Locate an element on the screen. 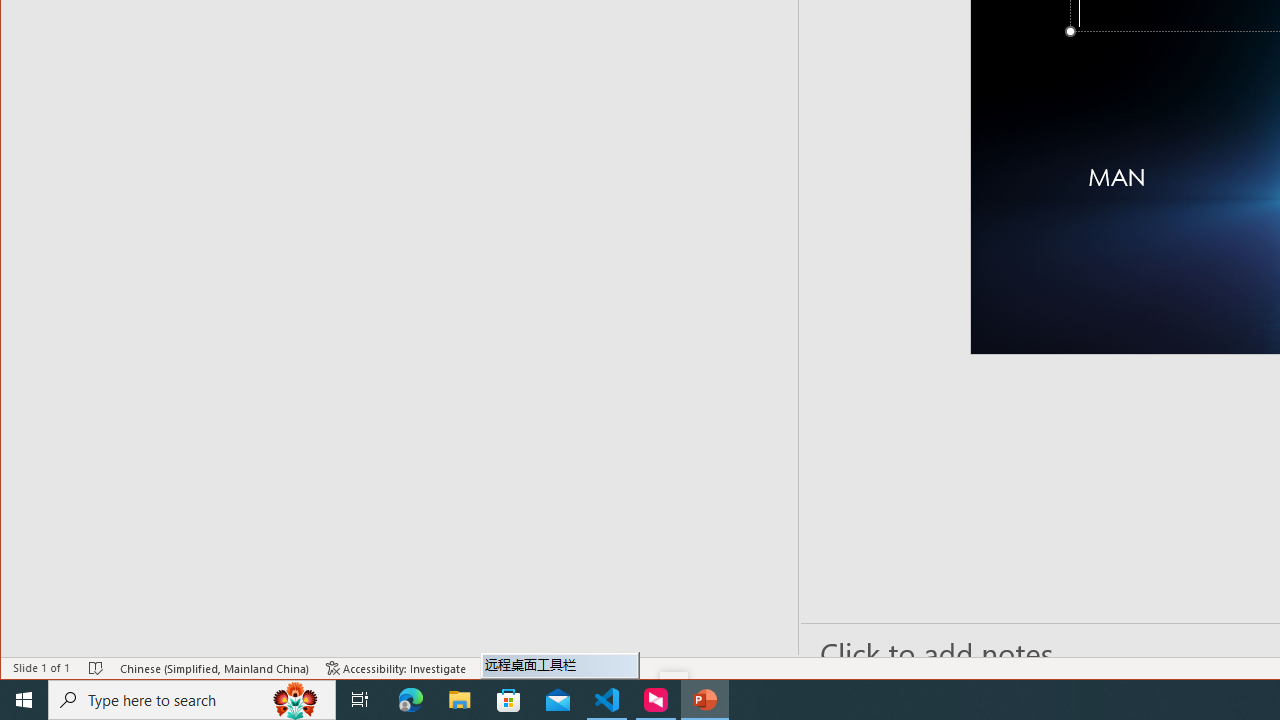 The image size is (1280, 720). 'Accessibility Checker Accessibility: Investigate' is located at coordinates (396, 668).